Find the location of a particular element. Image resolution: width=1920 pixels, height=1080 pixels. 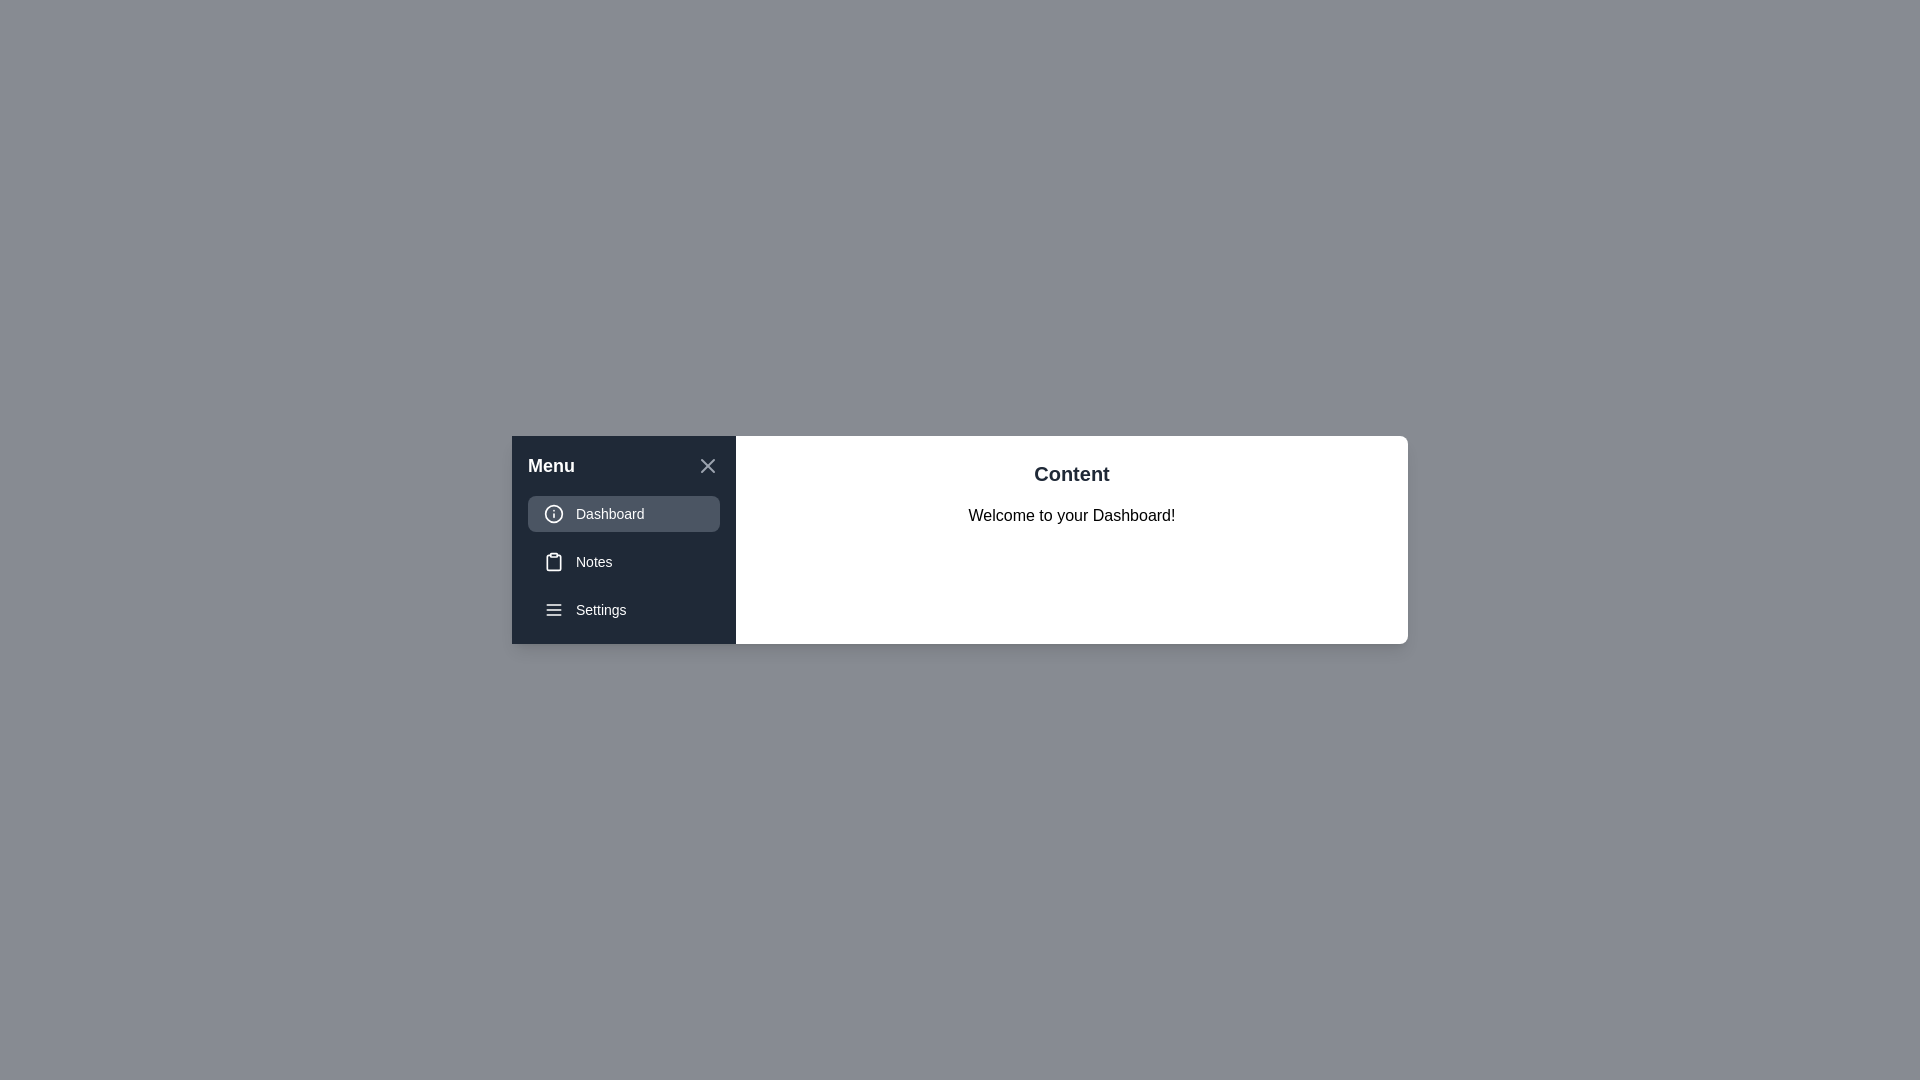

the 'Dashboard' menu icon located on the left side of the interface next to the 'Dashboard' label is located at coordinates (553, 512).